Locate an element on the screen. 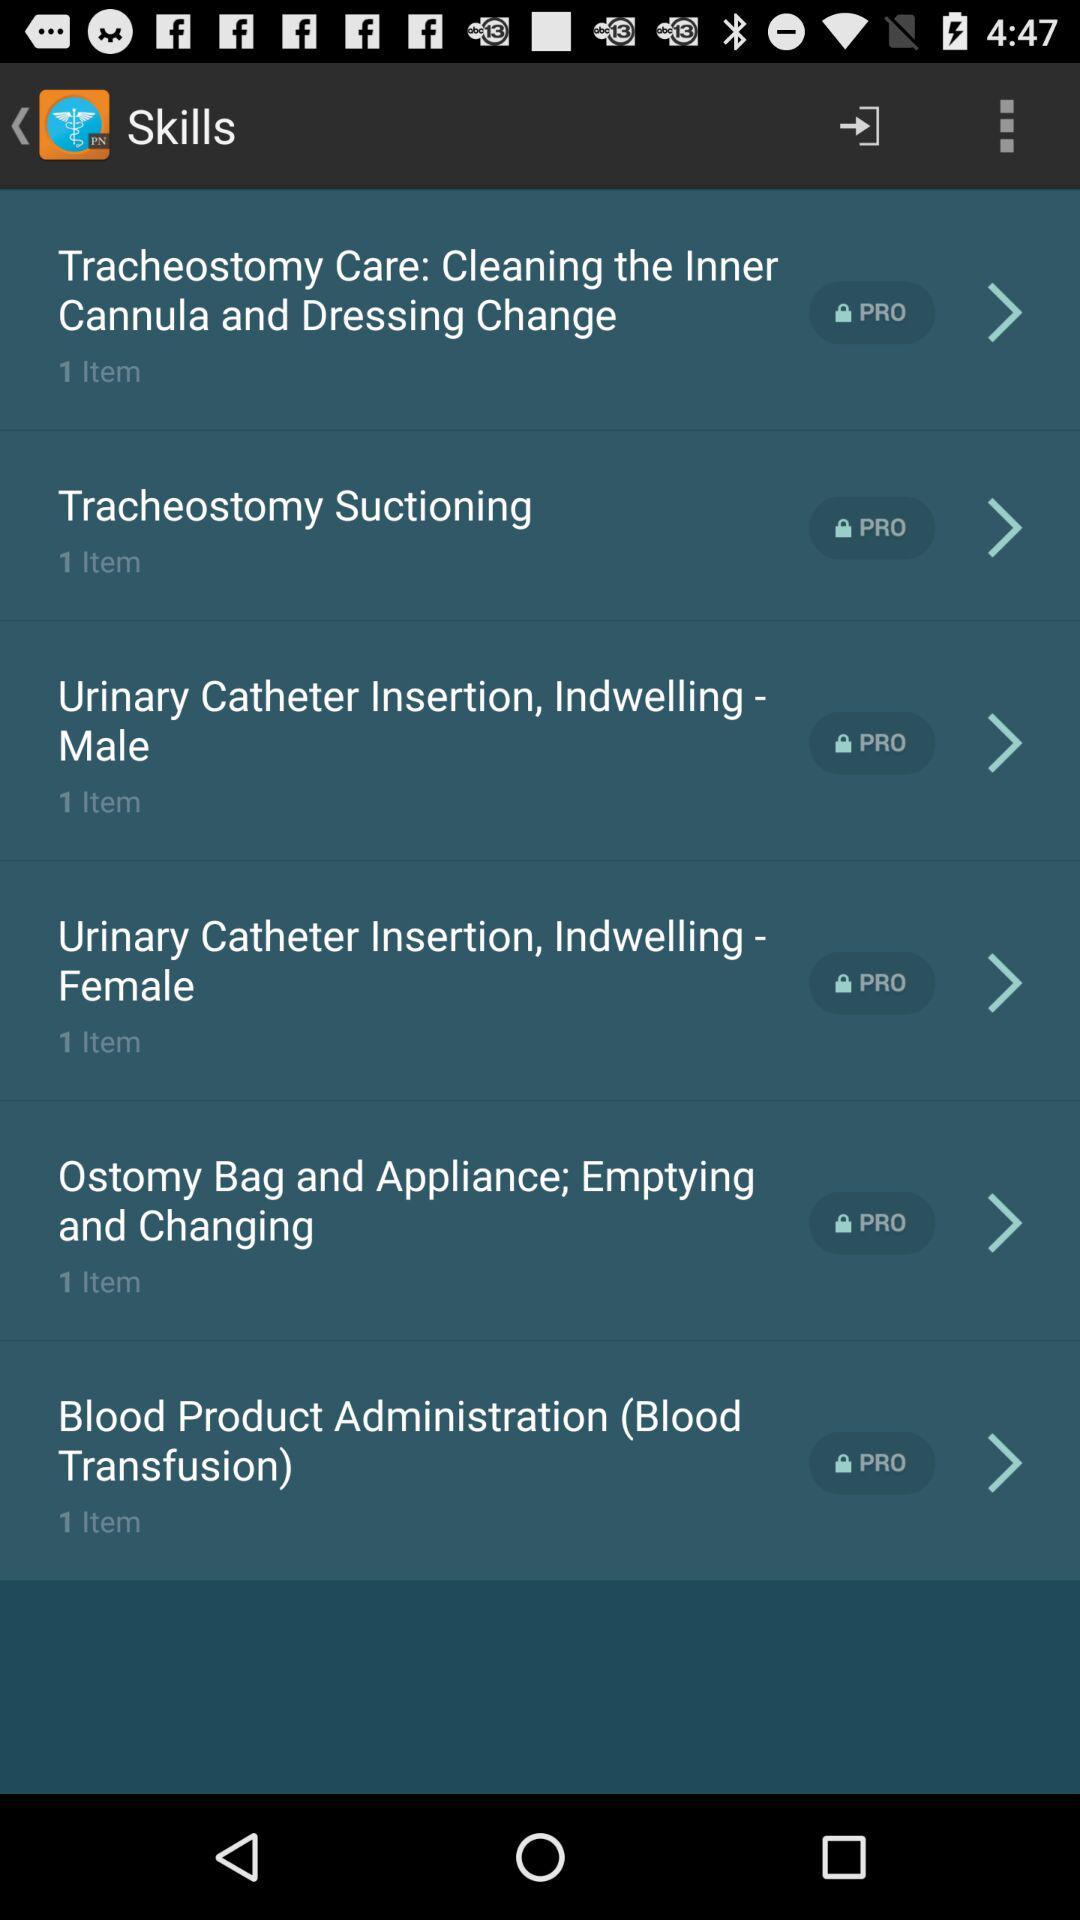 This screenshot has width=1080, height=1920. unlock pro content is located at coordinates (871, 1463).